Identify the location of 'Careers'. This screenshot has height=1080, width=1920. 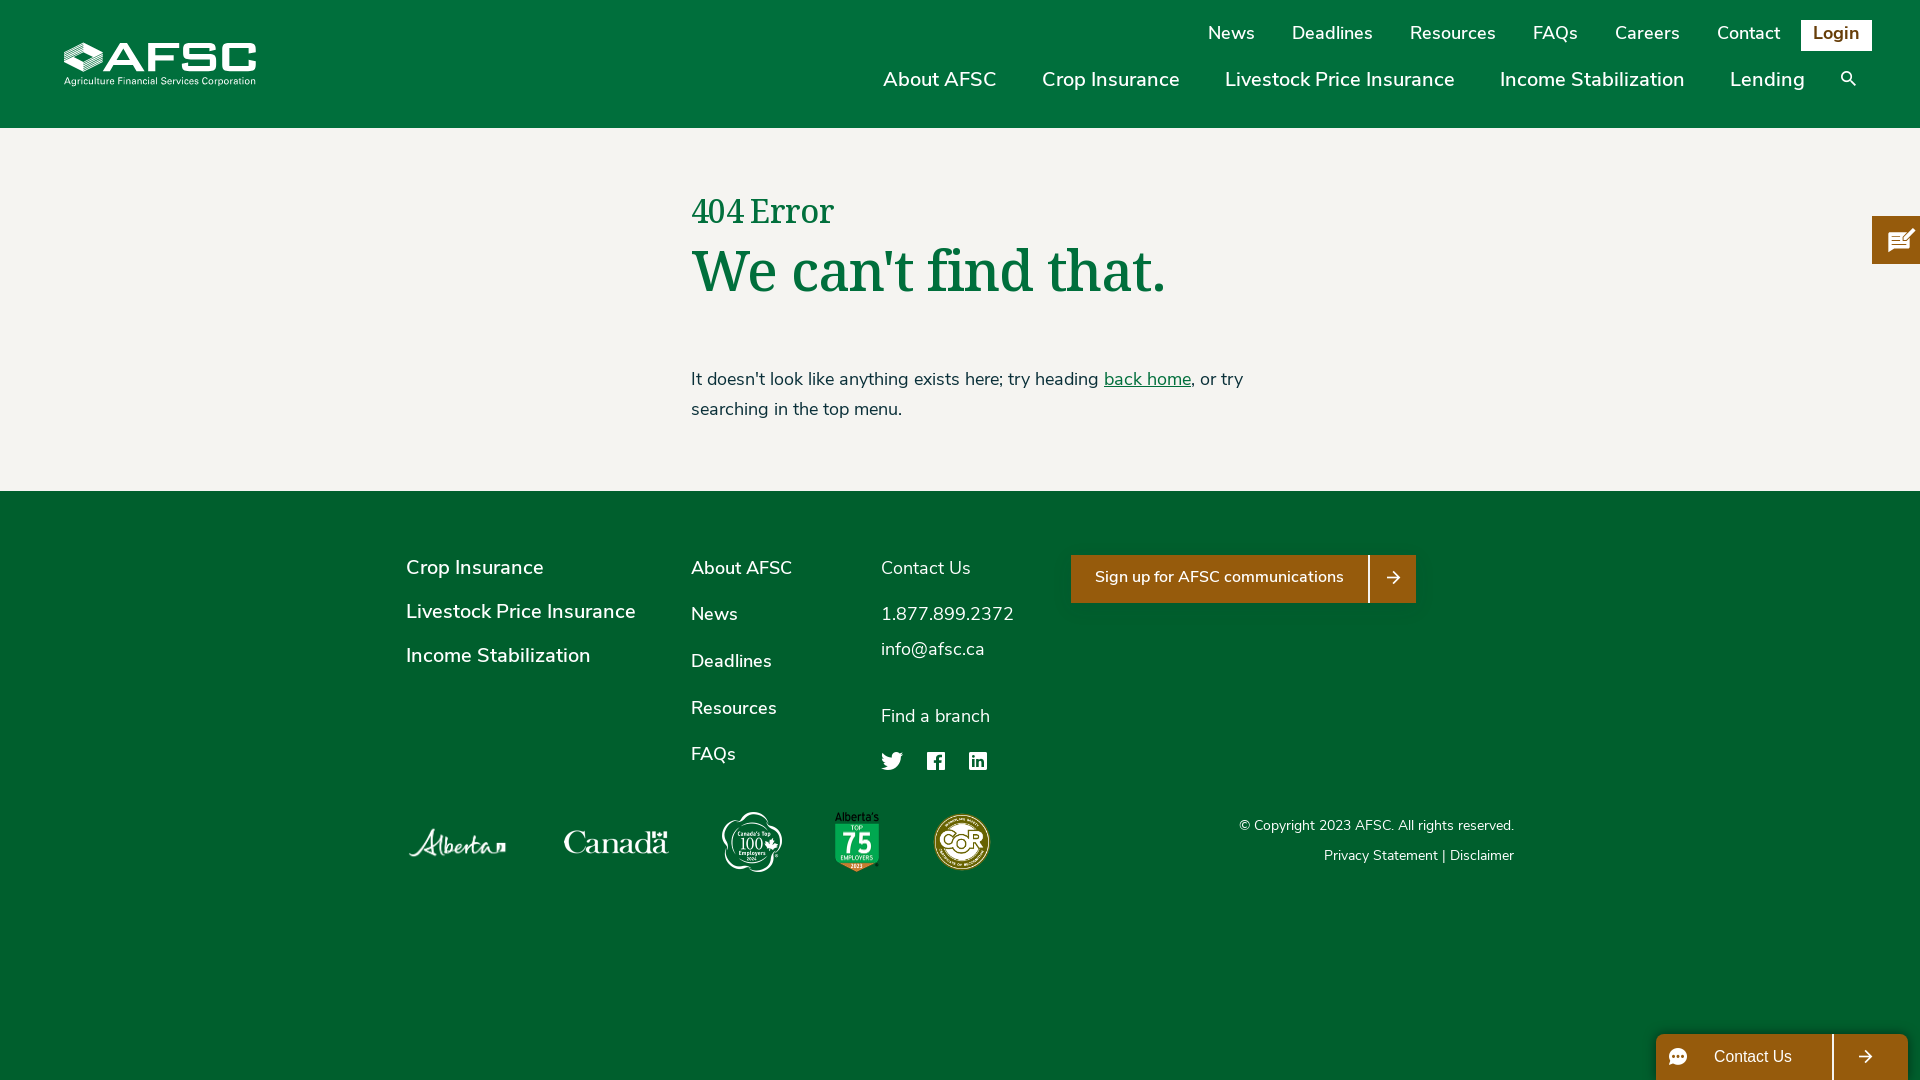
(1647, 35).